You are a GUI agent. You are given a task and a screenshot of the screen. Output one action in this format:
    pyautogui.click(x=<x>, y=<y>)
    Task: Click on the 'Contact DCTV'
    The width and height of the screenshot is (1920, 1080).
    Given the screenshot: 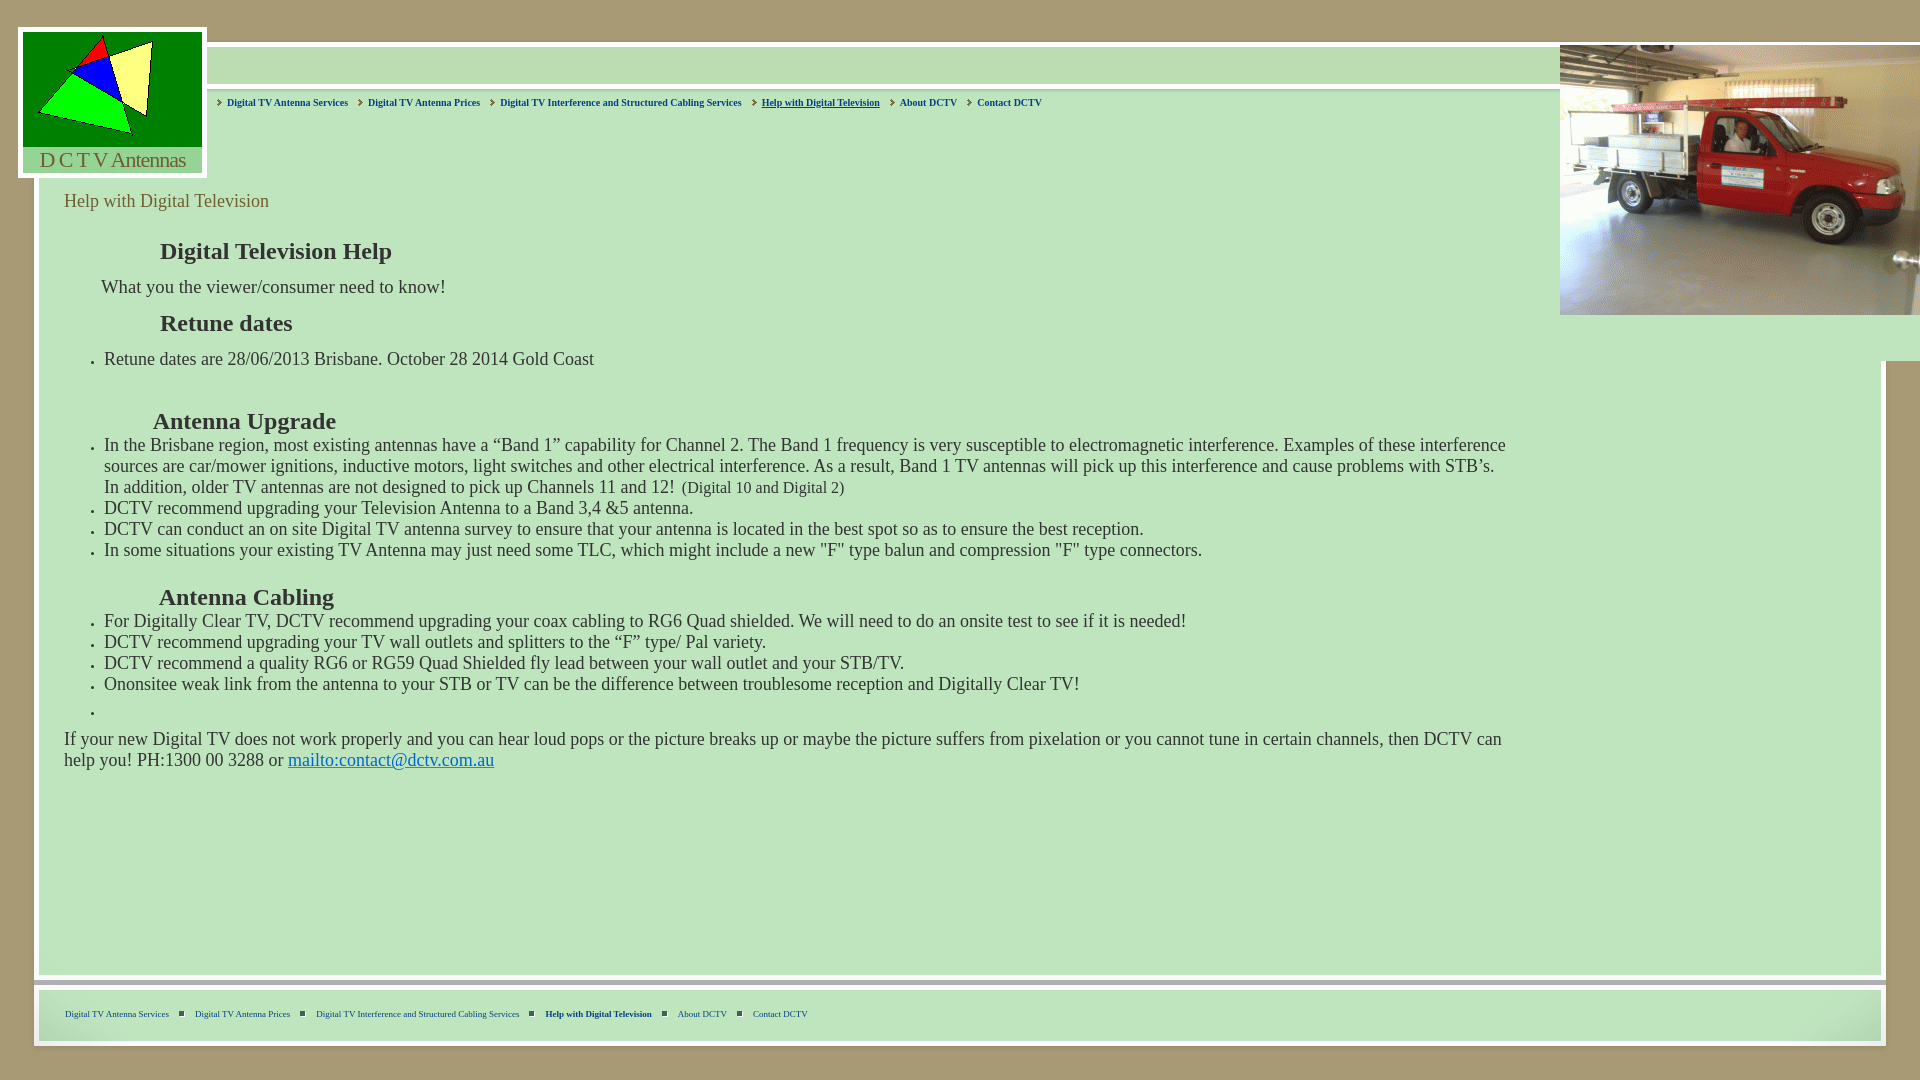 What is the action you would take?
    pyautogui.click(x=1009, y=102)
    